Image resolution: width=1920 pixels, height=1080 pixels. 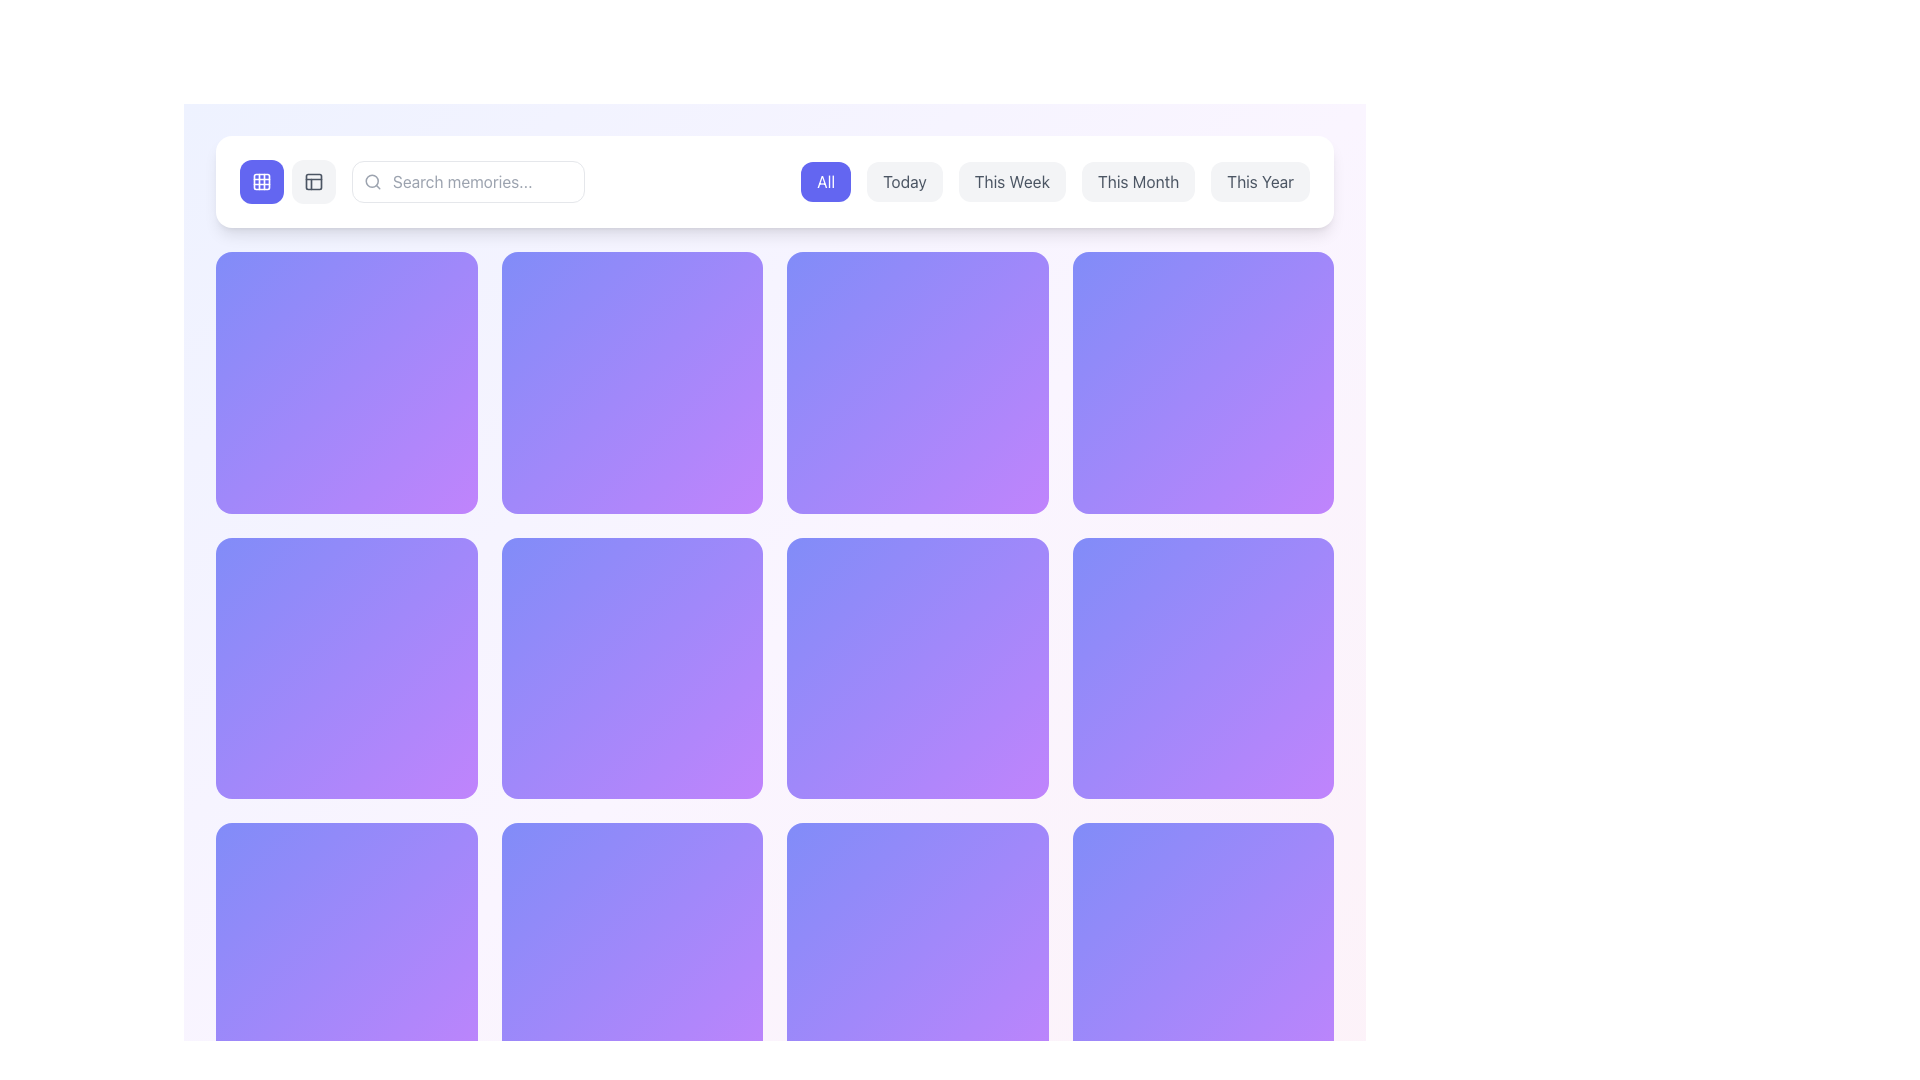 What do you see at coordinates (312, 181) in the screenshot?
I see `the toggle view mode button located in the header section, directly to the right of the blue grid icon button` at bounding box center [312, 181].